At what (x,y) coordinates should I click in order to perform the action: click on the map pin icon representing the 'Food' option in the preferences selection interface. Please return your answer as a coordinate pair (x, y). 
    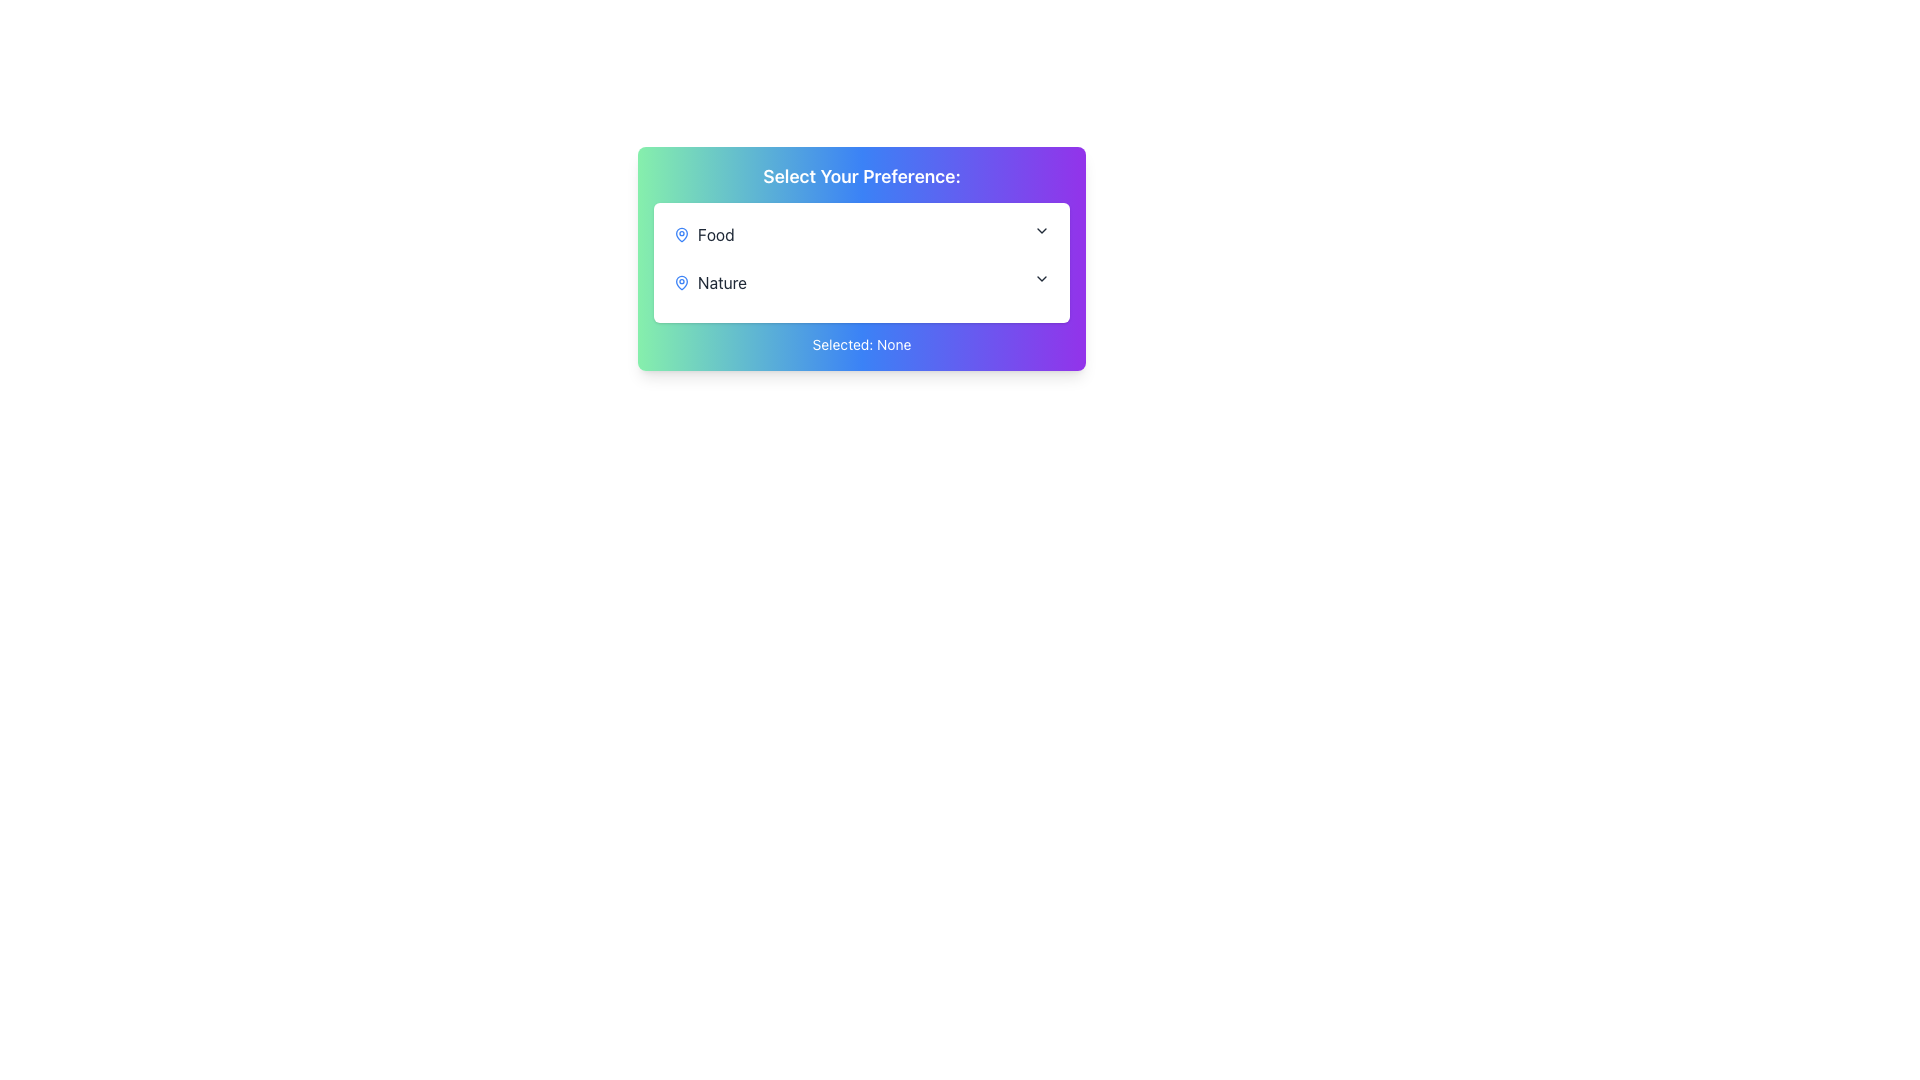
    Looking at the image, I should click on (681, 233).